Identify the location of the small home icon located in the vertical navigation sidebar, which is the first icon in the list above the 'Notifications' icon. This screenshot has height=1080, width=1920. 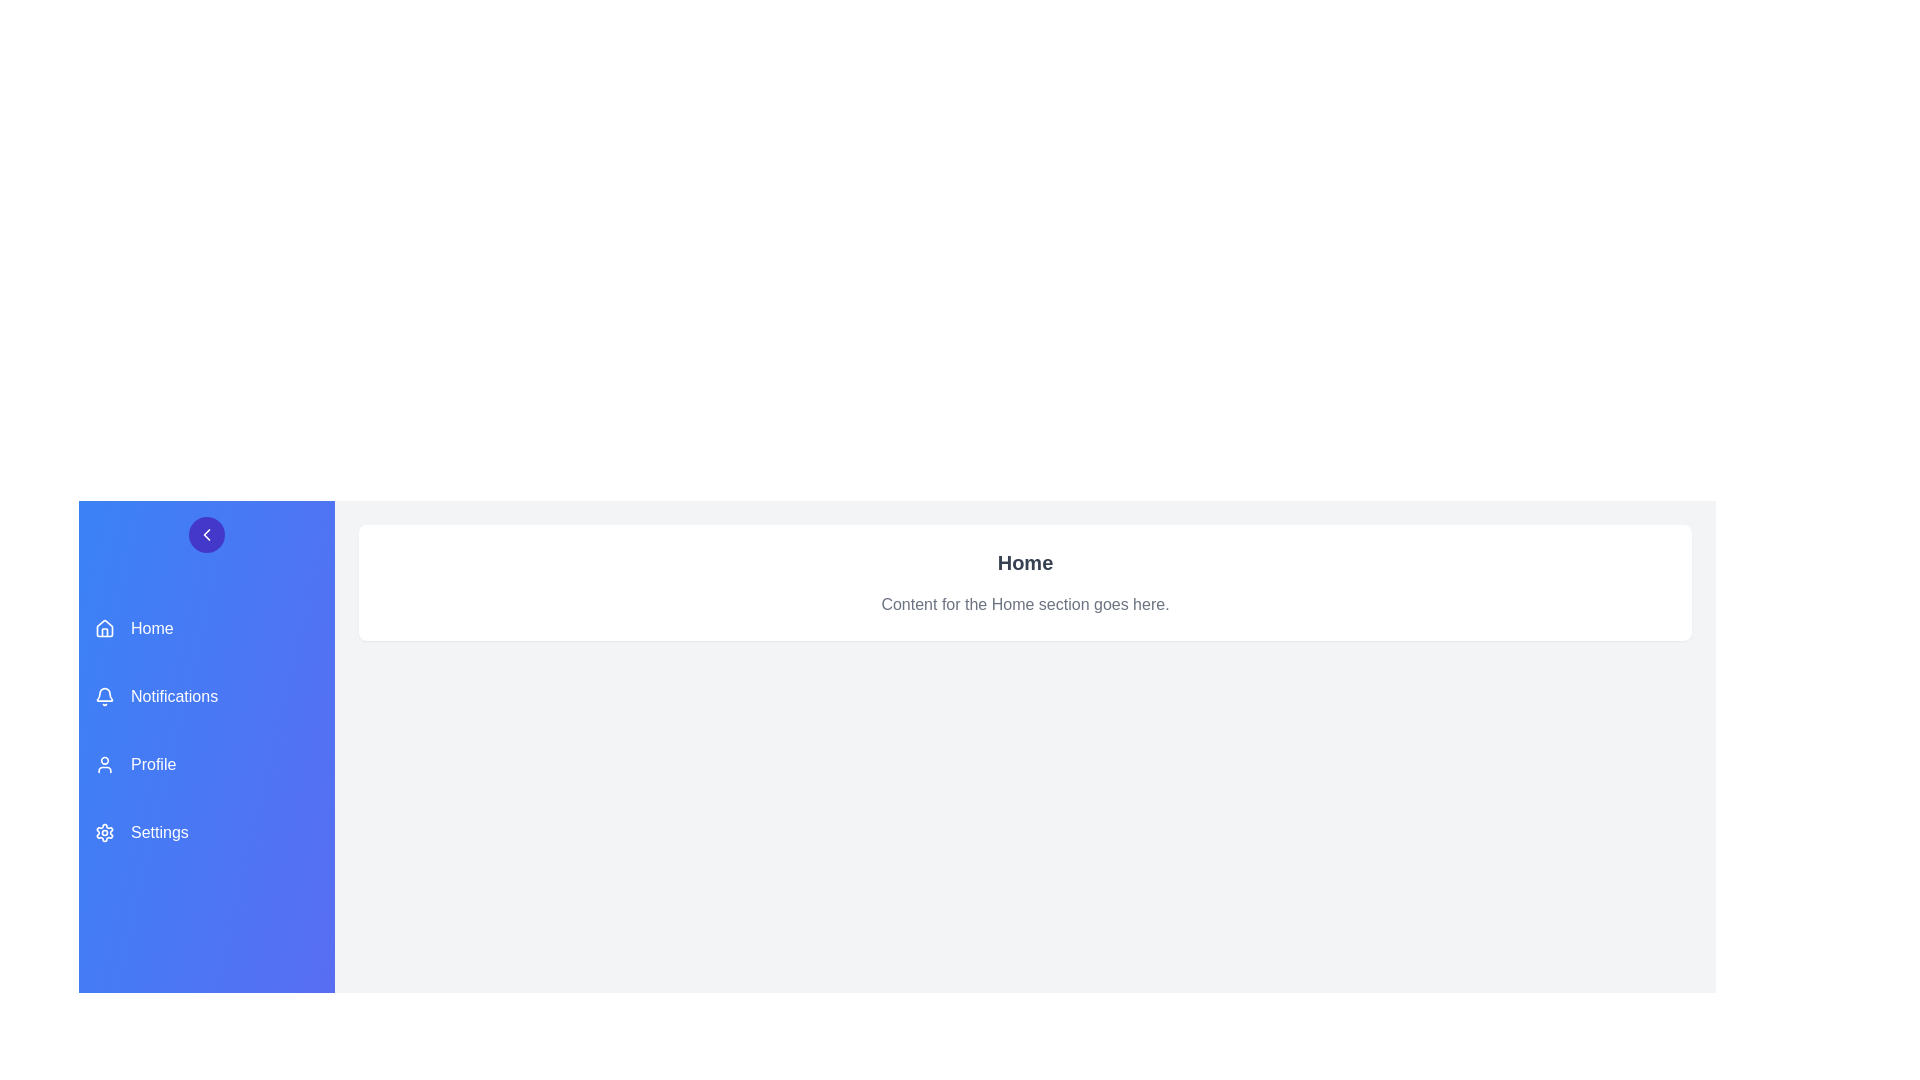
(104, 627).